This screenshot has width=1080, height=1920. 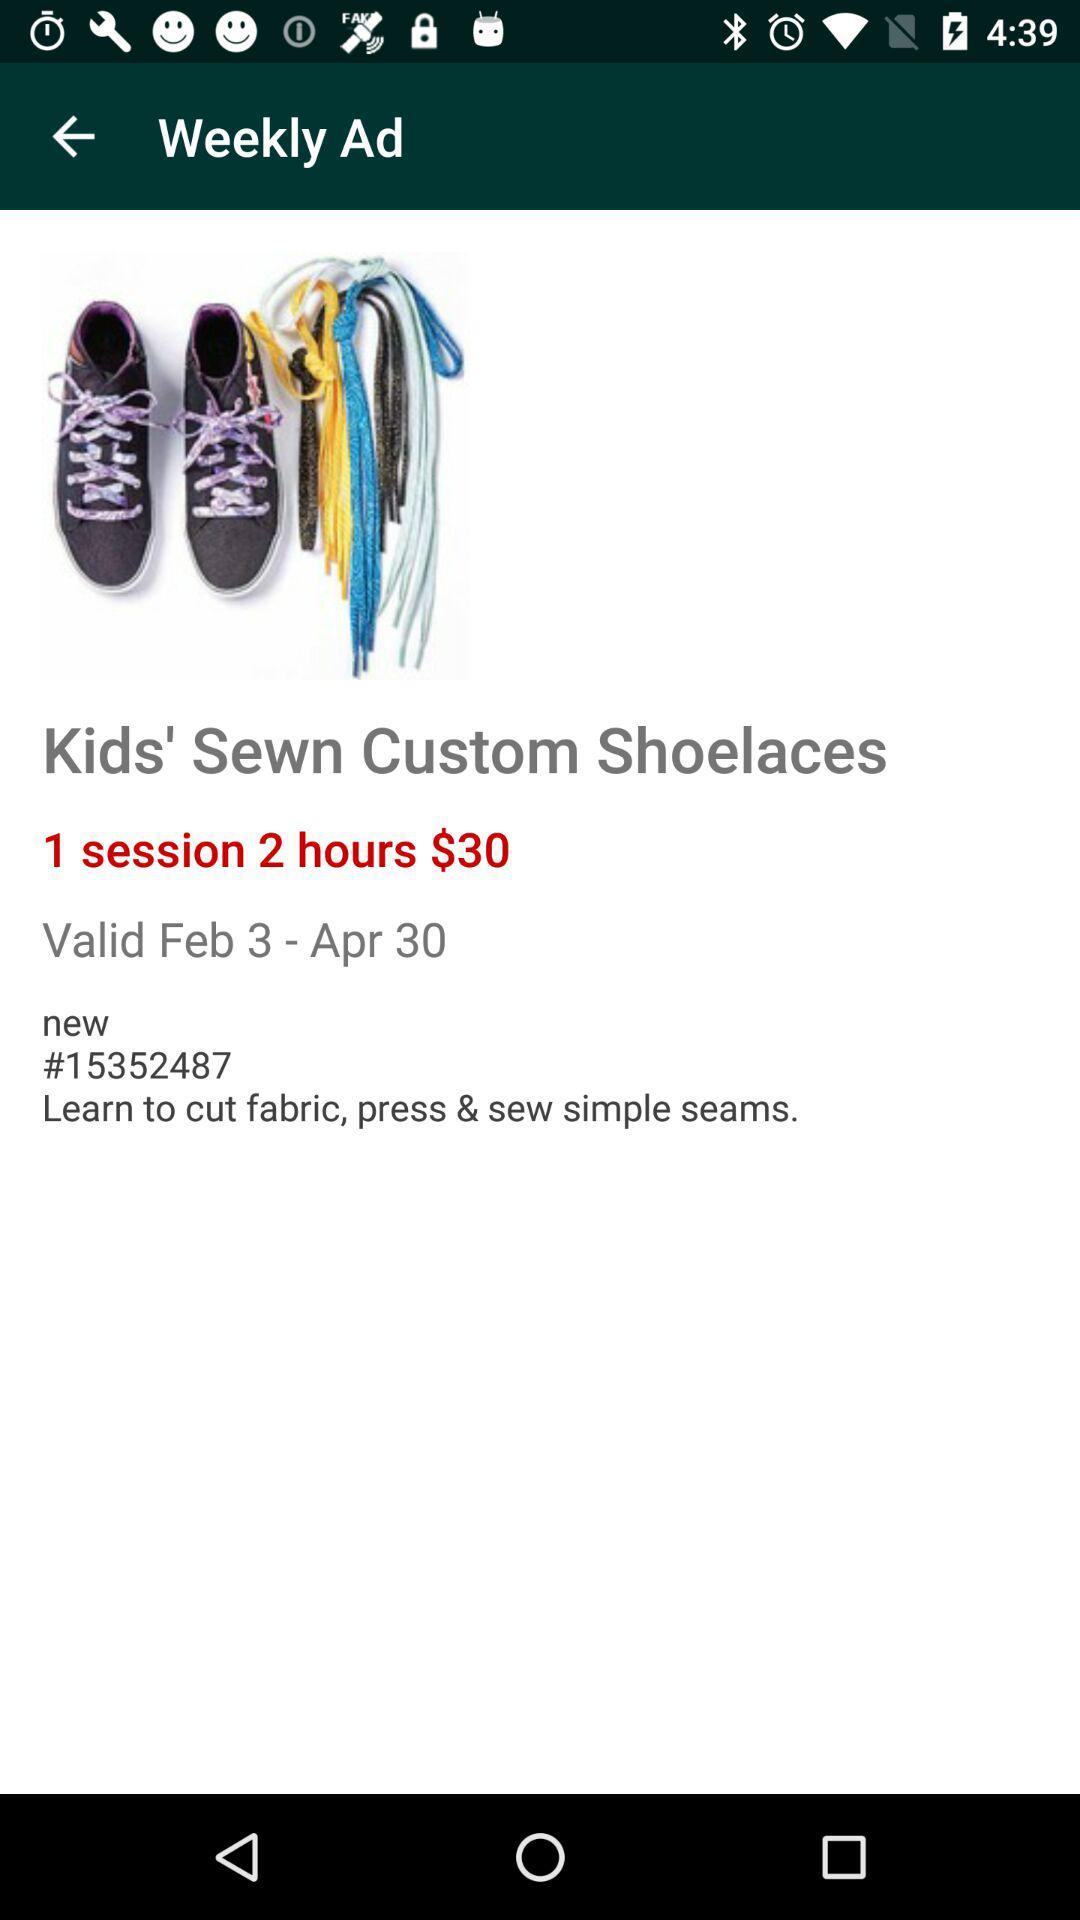 I want to click on app next to weekly ad, so click(x=72, y=135).